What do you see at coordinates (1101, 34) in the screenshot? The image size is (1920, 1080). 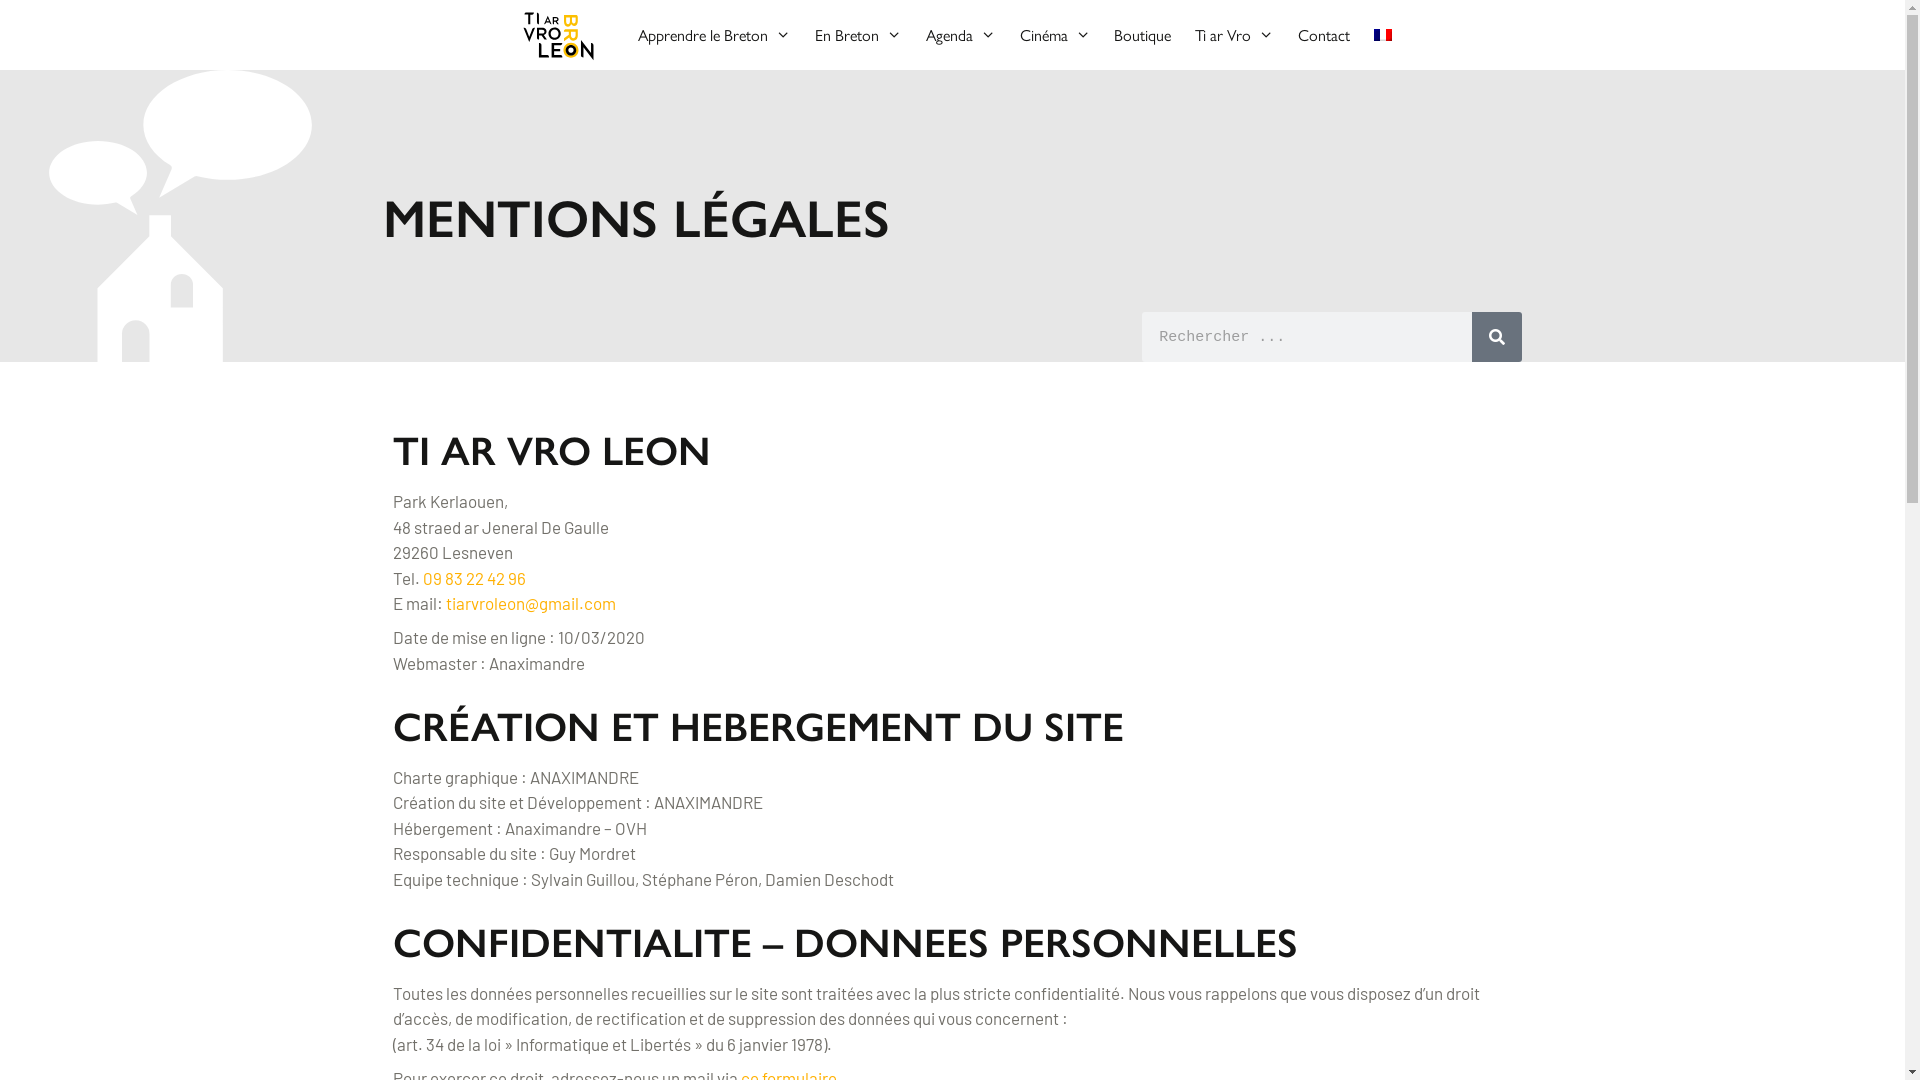 I see `'Boutique'` at bounding box center [1101, 34].